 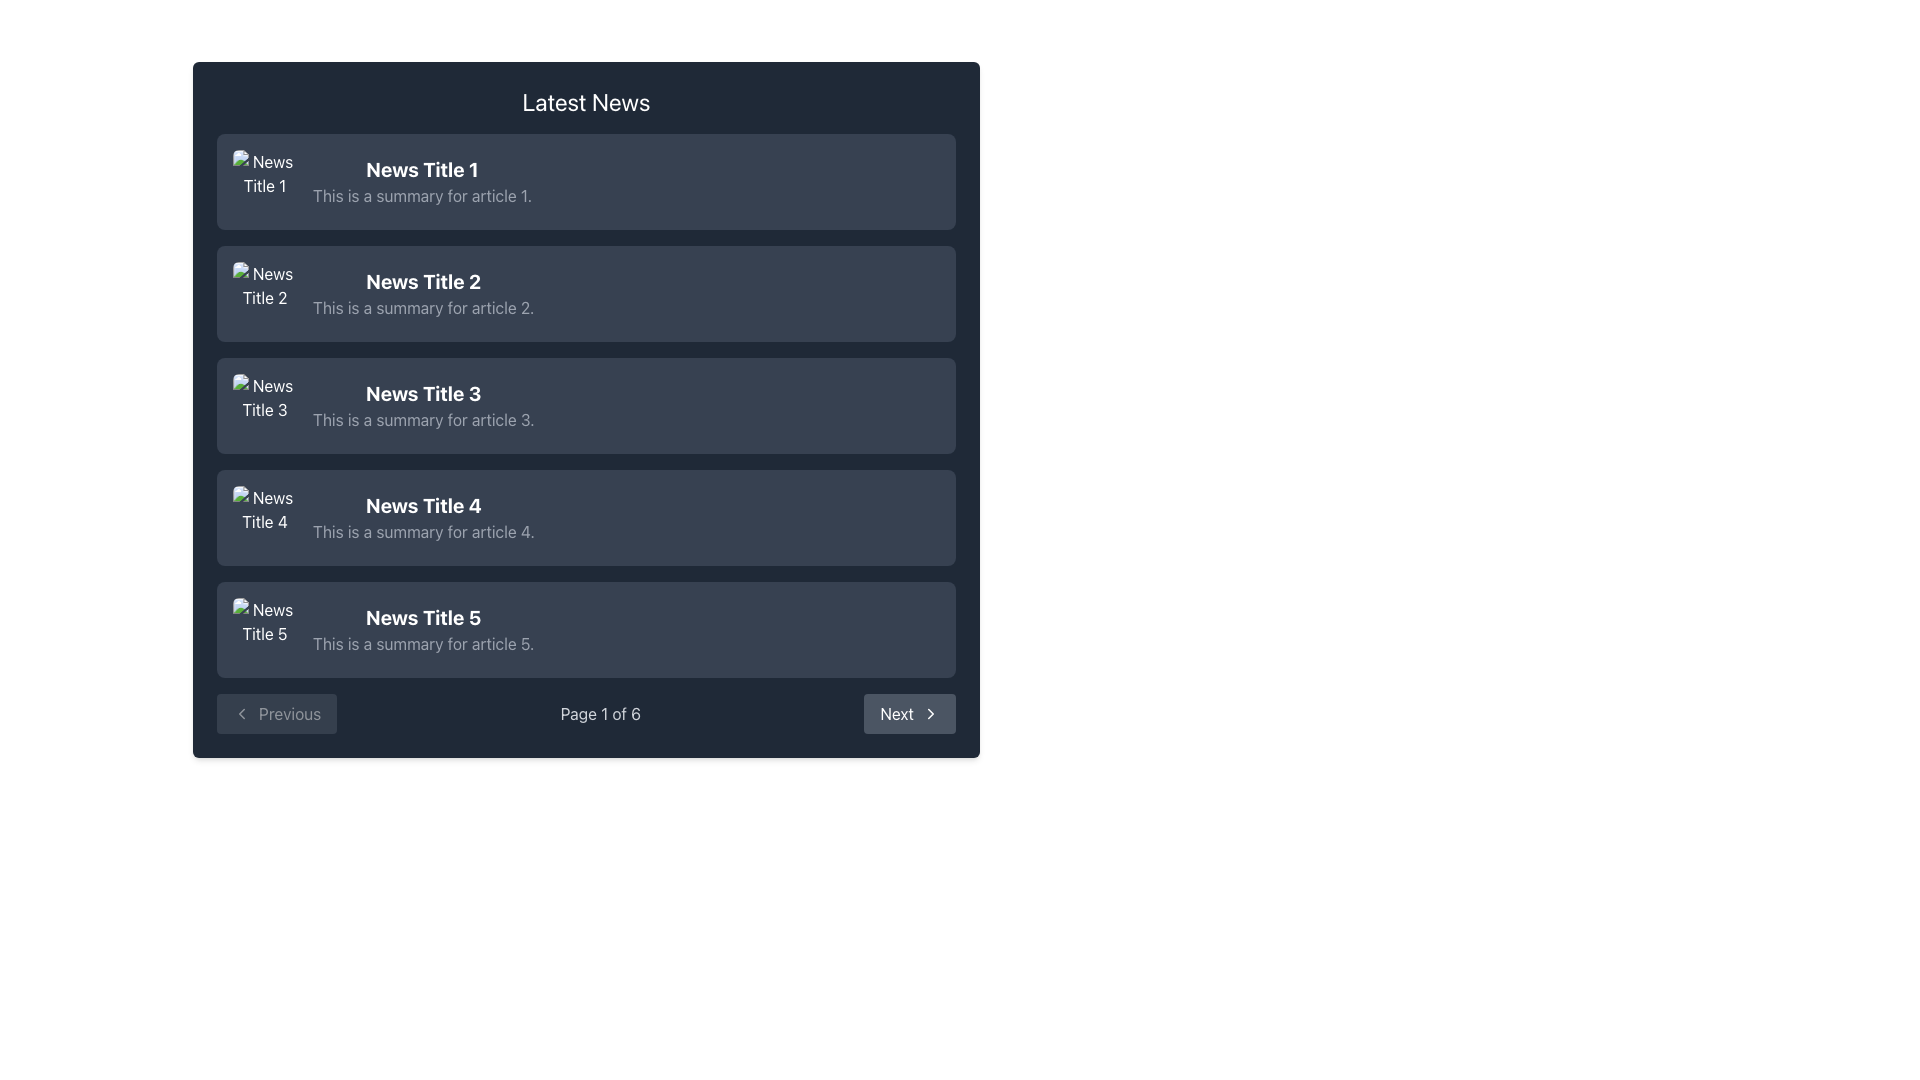 What do you see at coordinates (263, 293) in the screenshot?
I see `the small square image with rounded corners linked to 'News Title 2' for navigation` at bounding box center [263, 293].